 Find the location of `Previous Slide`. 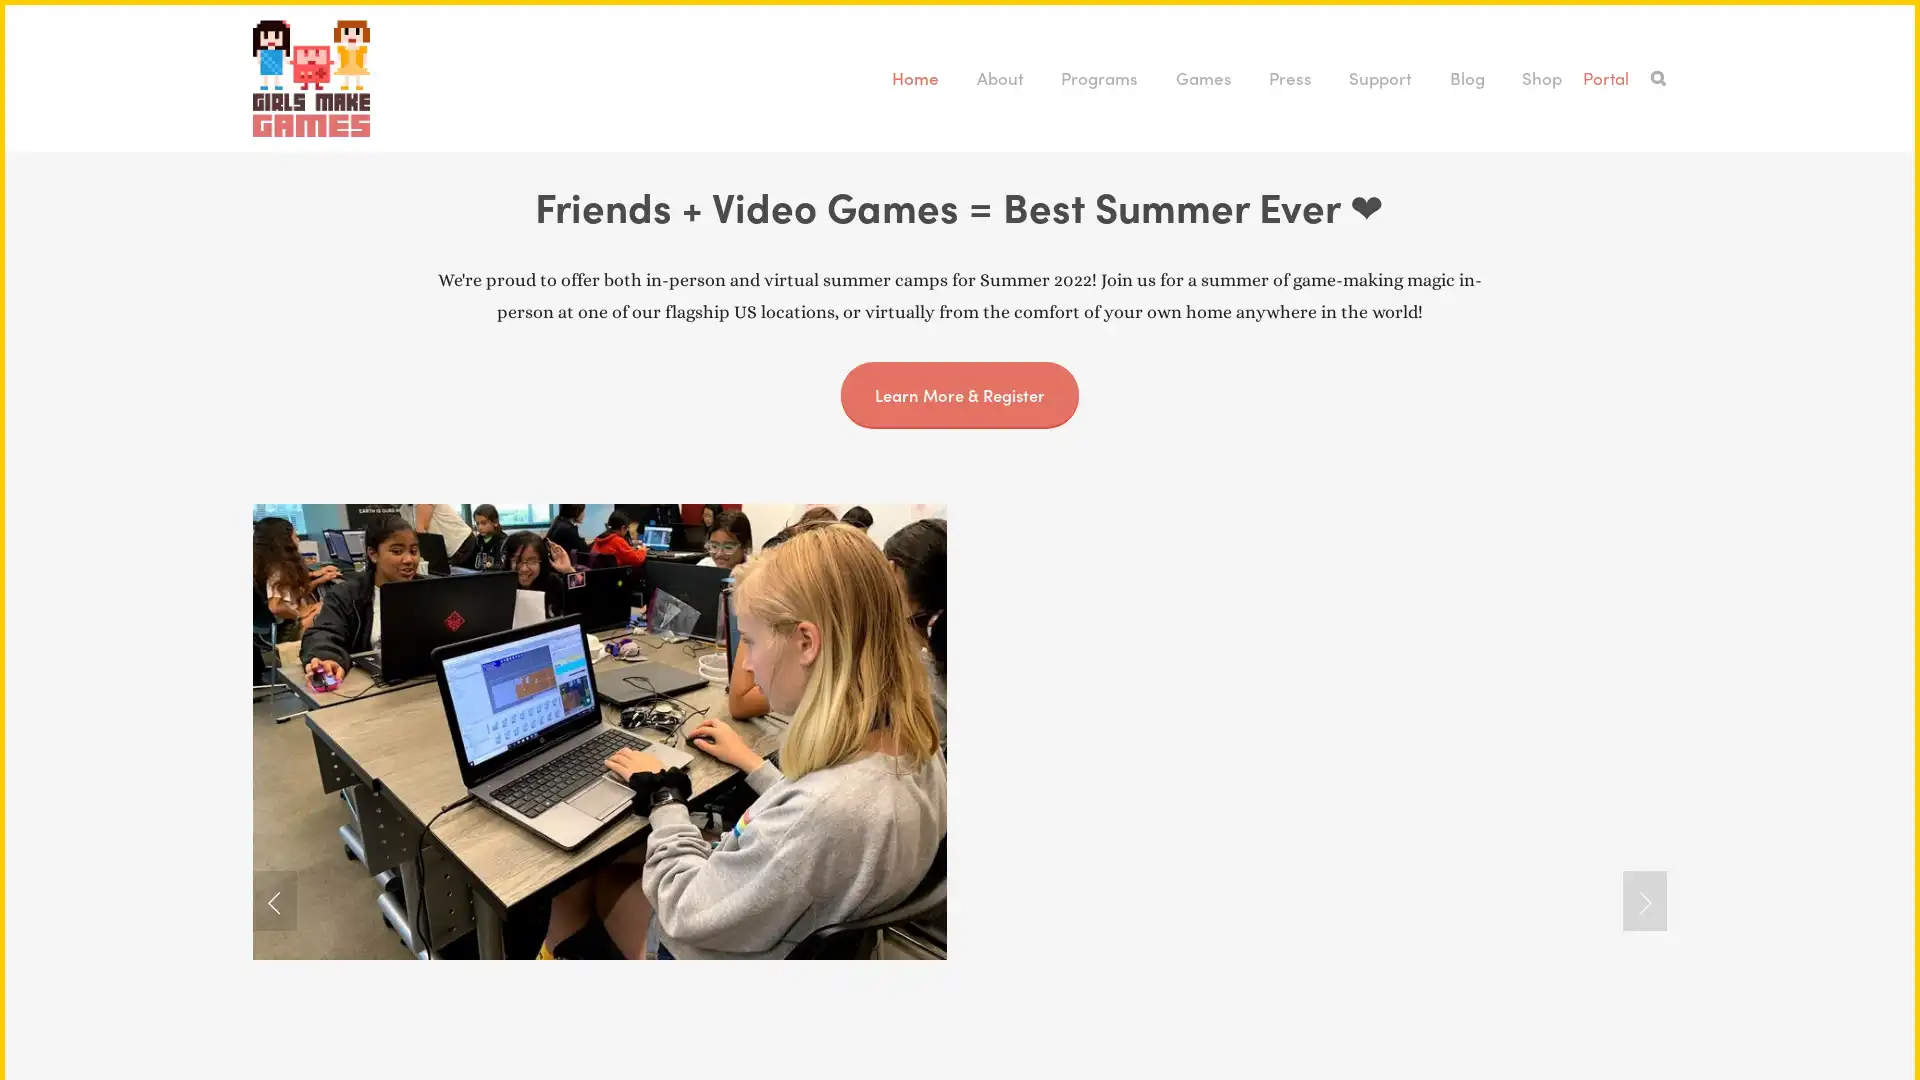

Previous Slide is located at coordinates (273, 901).